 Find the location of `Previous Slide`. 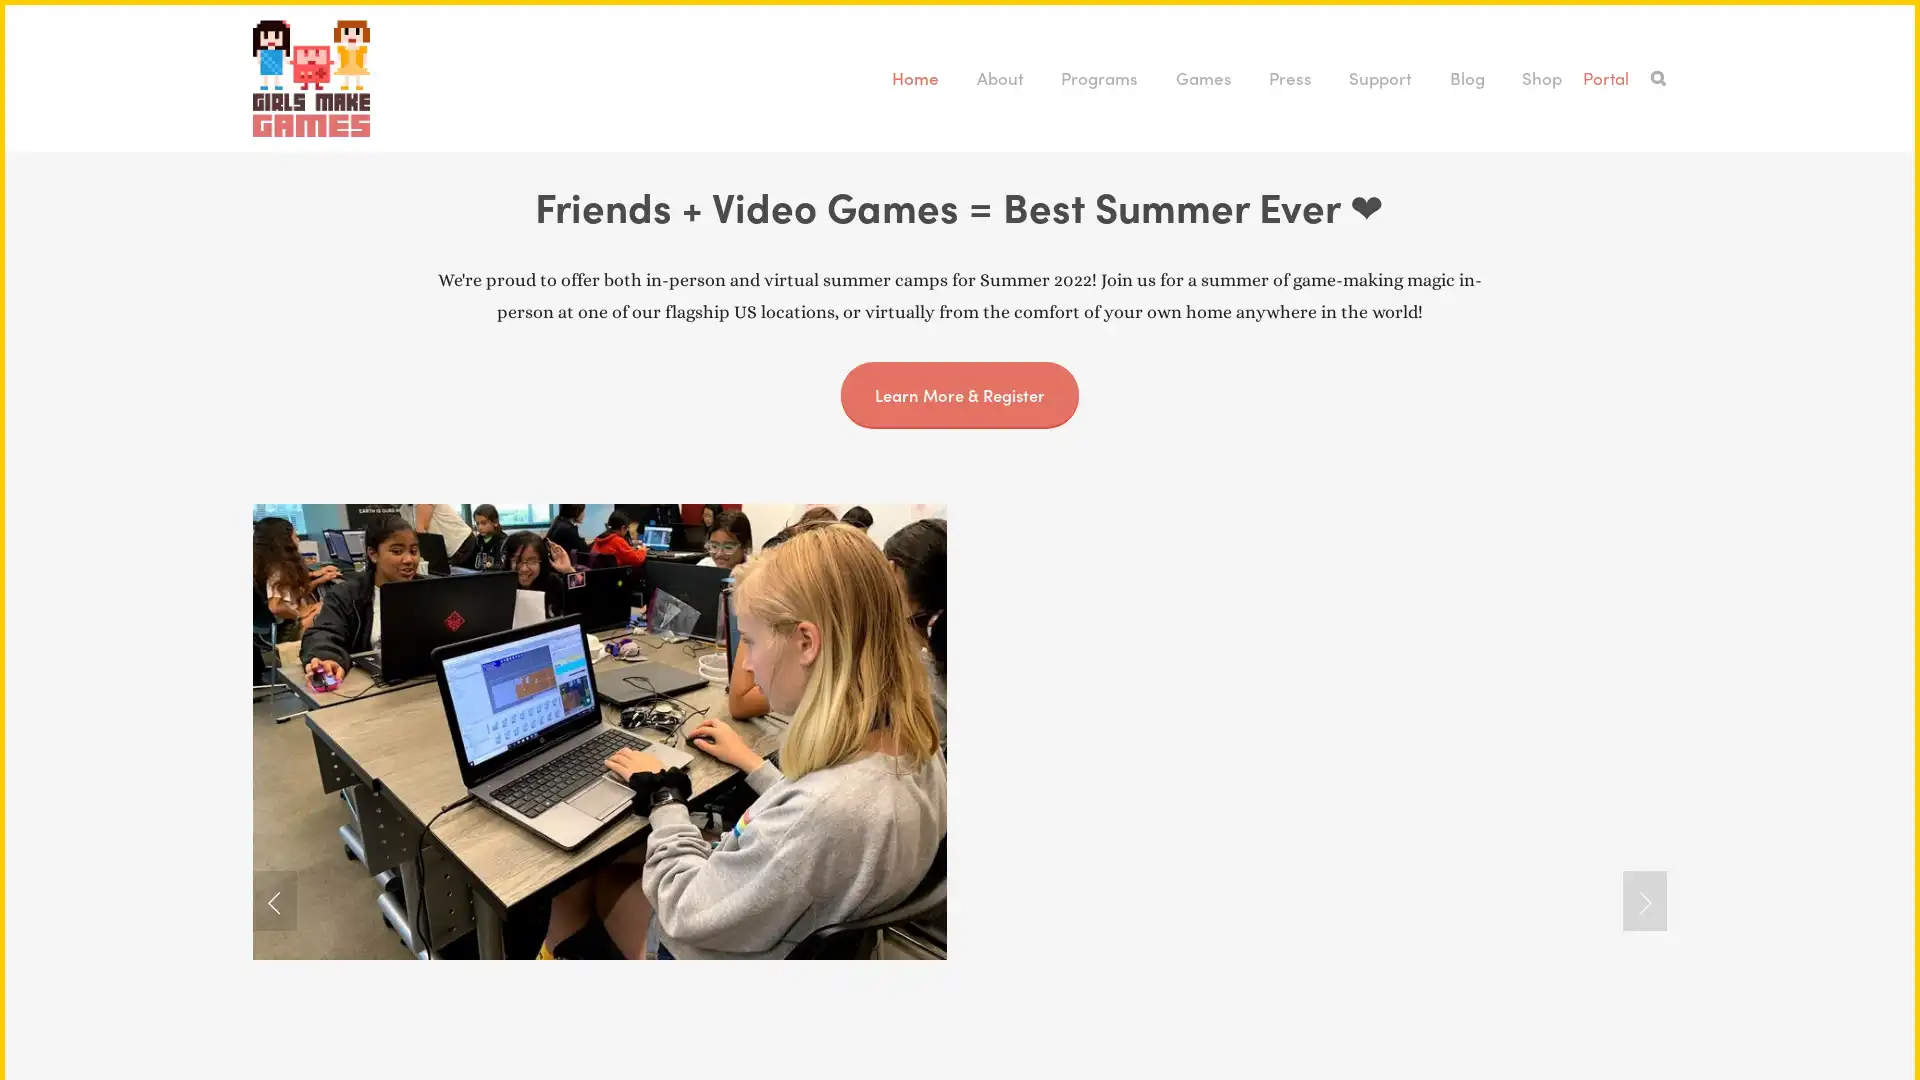

Previous Slide is located at coordinates (273, 901).